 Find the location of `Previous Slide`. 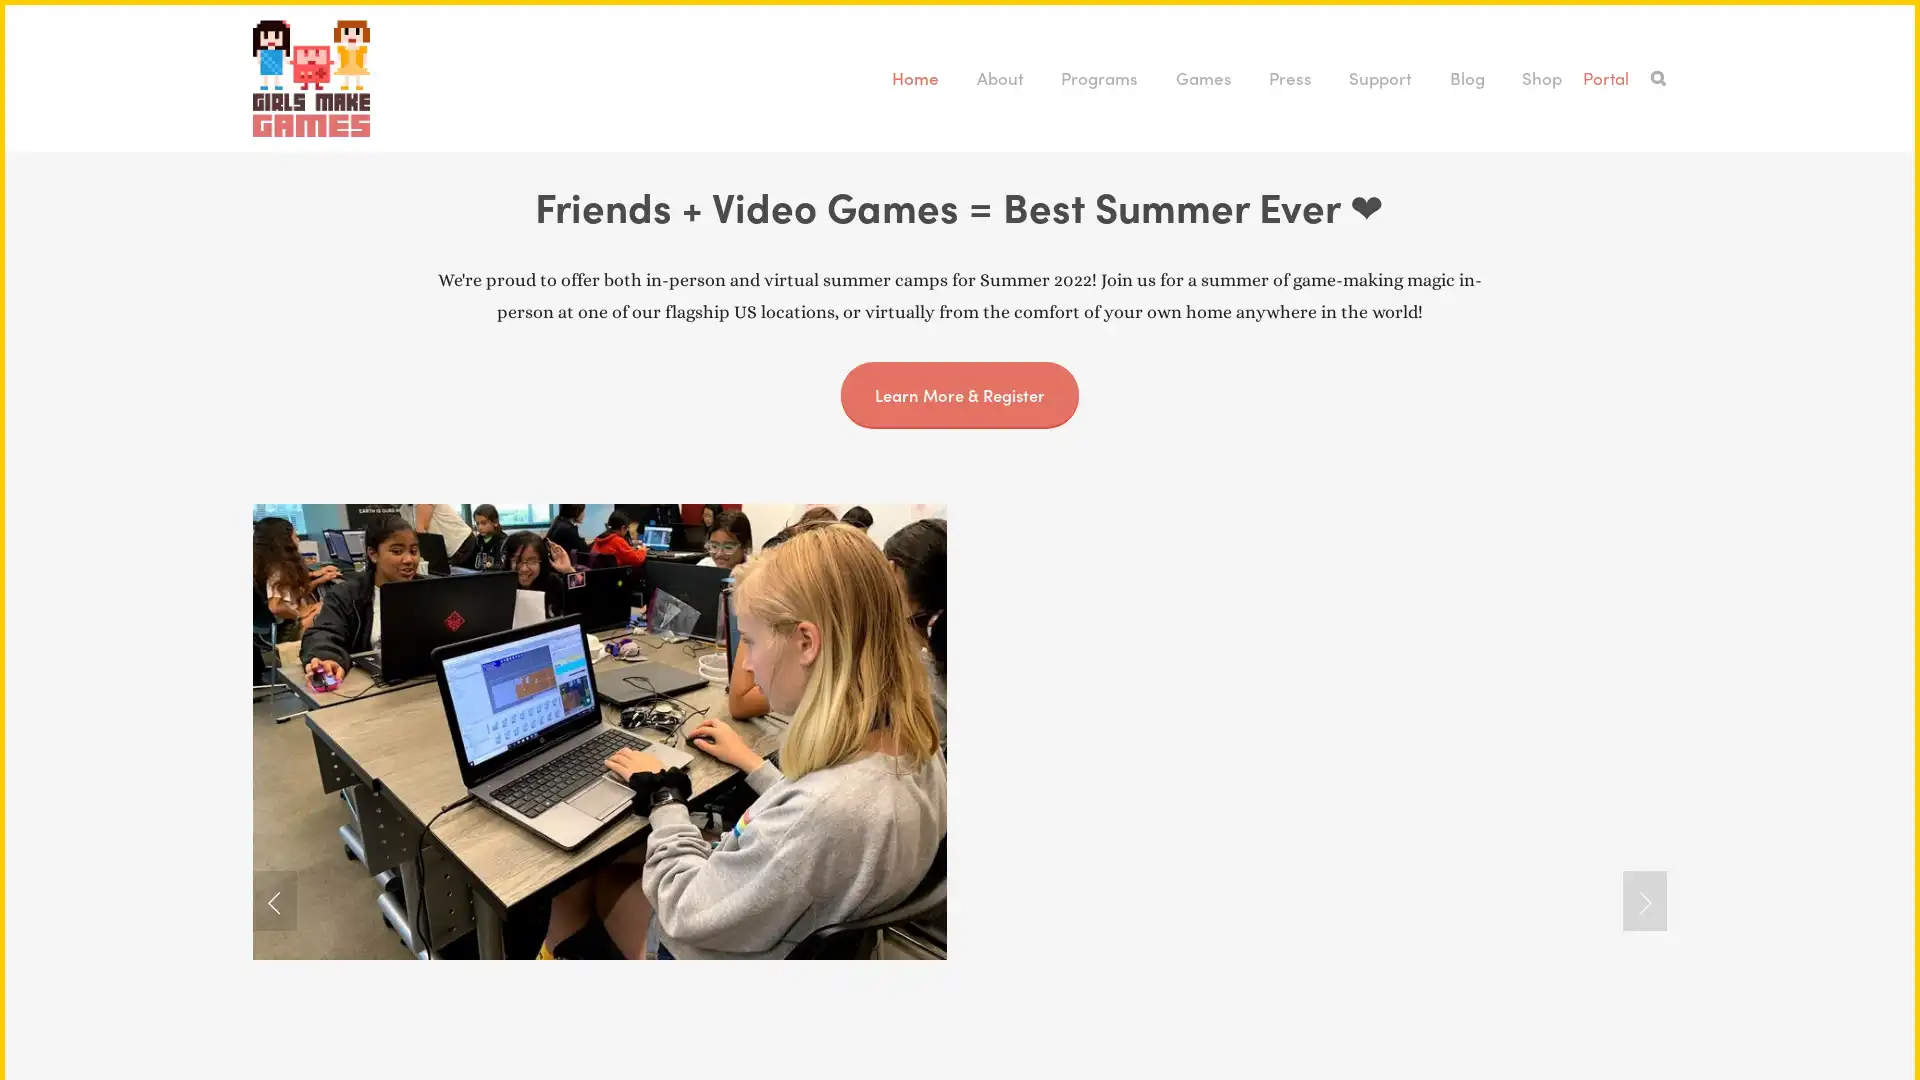

Previous Slide is located at coordinates (273, 901).